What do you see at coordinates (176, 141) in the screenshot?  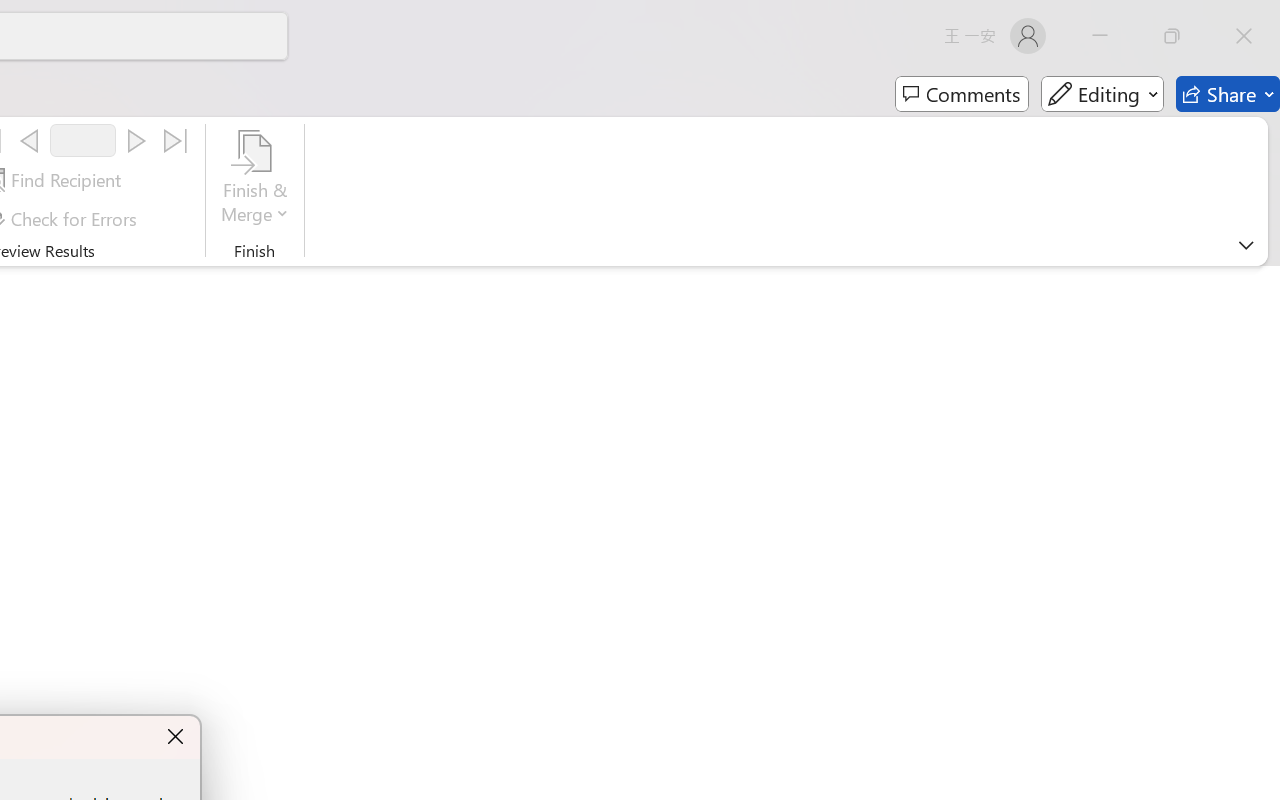 I see `'Last'` at bounding box center [176, 141].